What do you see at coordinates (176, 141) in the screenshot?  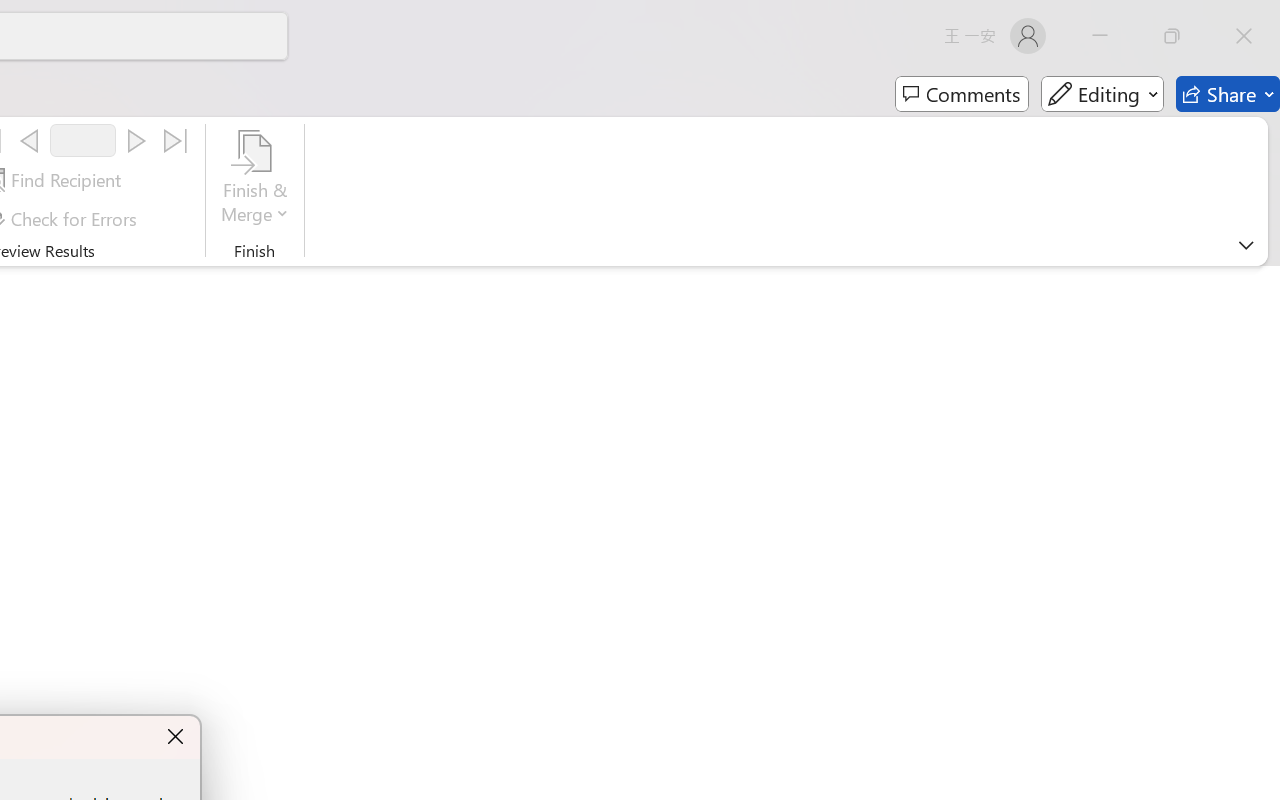 I see `'Last'` at bounding box center [176, 141].